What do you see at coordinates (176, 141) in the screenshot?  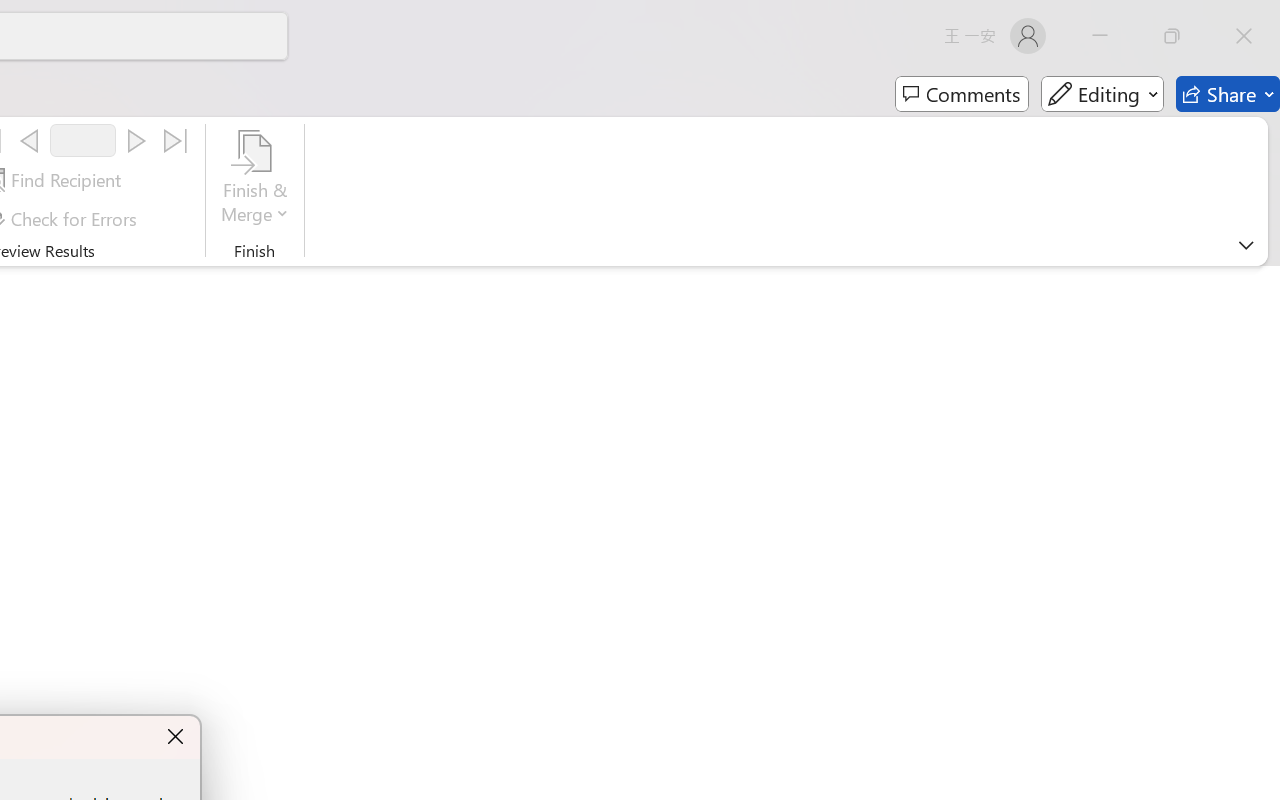 I see `'Last'` at bounding box center [176, 141].